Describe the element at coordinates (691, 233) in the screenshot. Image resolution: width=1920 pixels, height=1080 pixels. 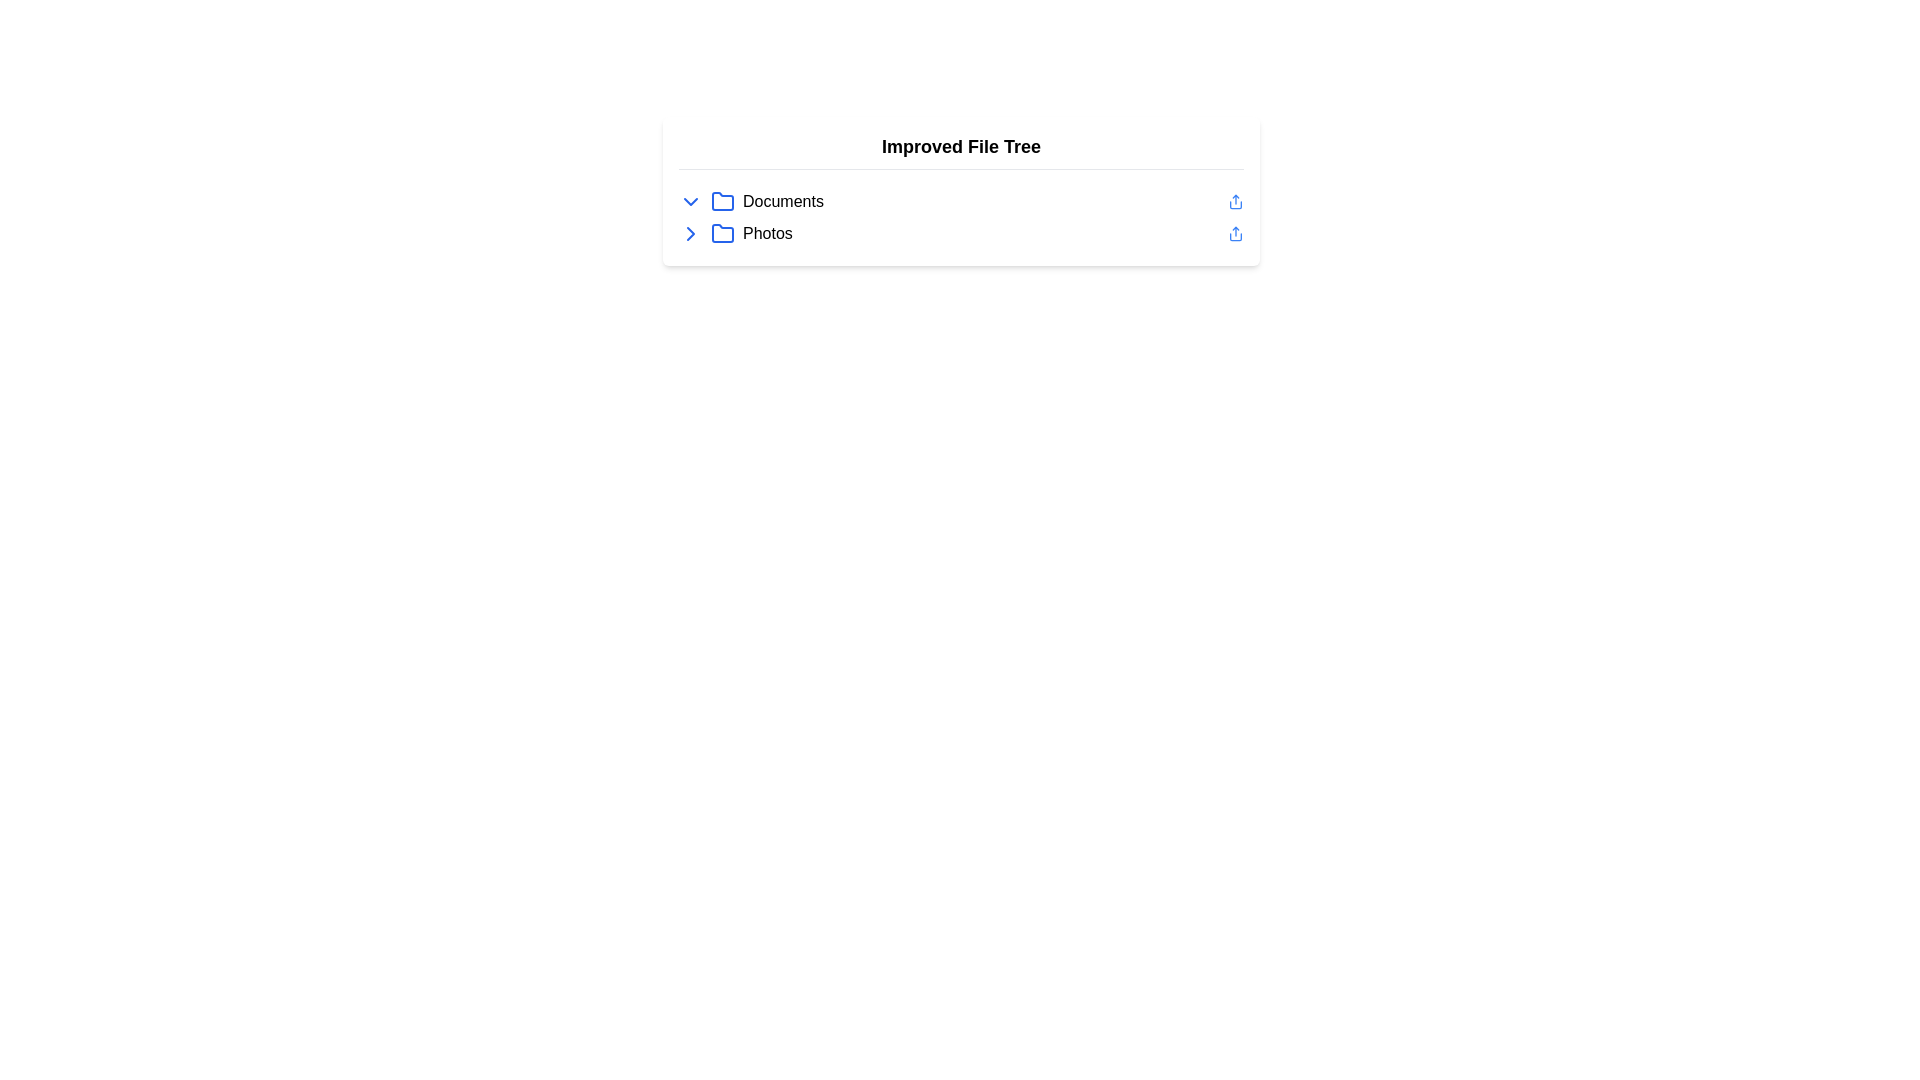
I see `the chevron icon button located to the left of the 'Photos' folder label` at that location.